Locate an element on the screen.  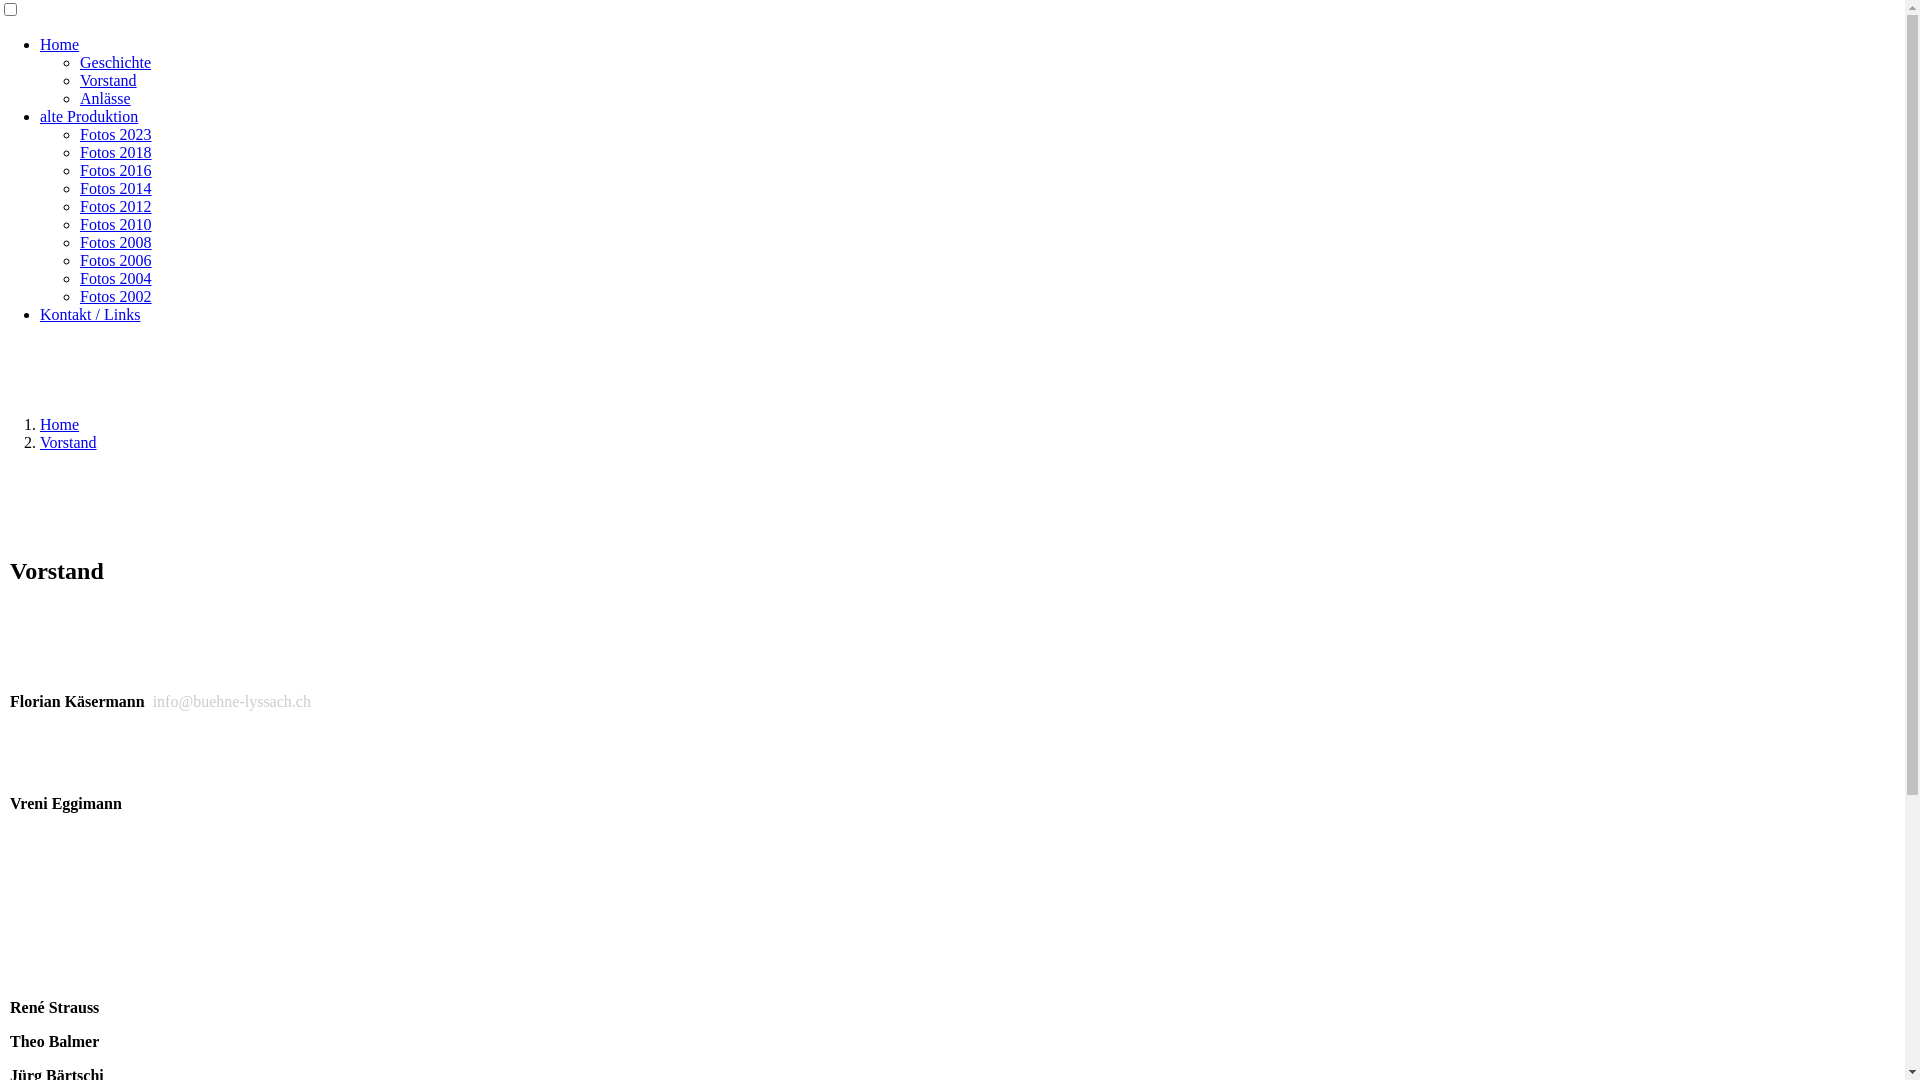
'Fotos 2018' is located at coordinates (114, 151).